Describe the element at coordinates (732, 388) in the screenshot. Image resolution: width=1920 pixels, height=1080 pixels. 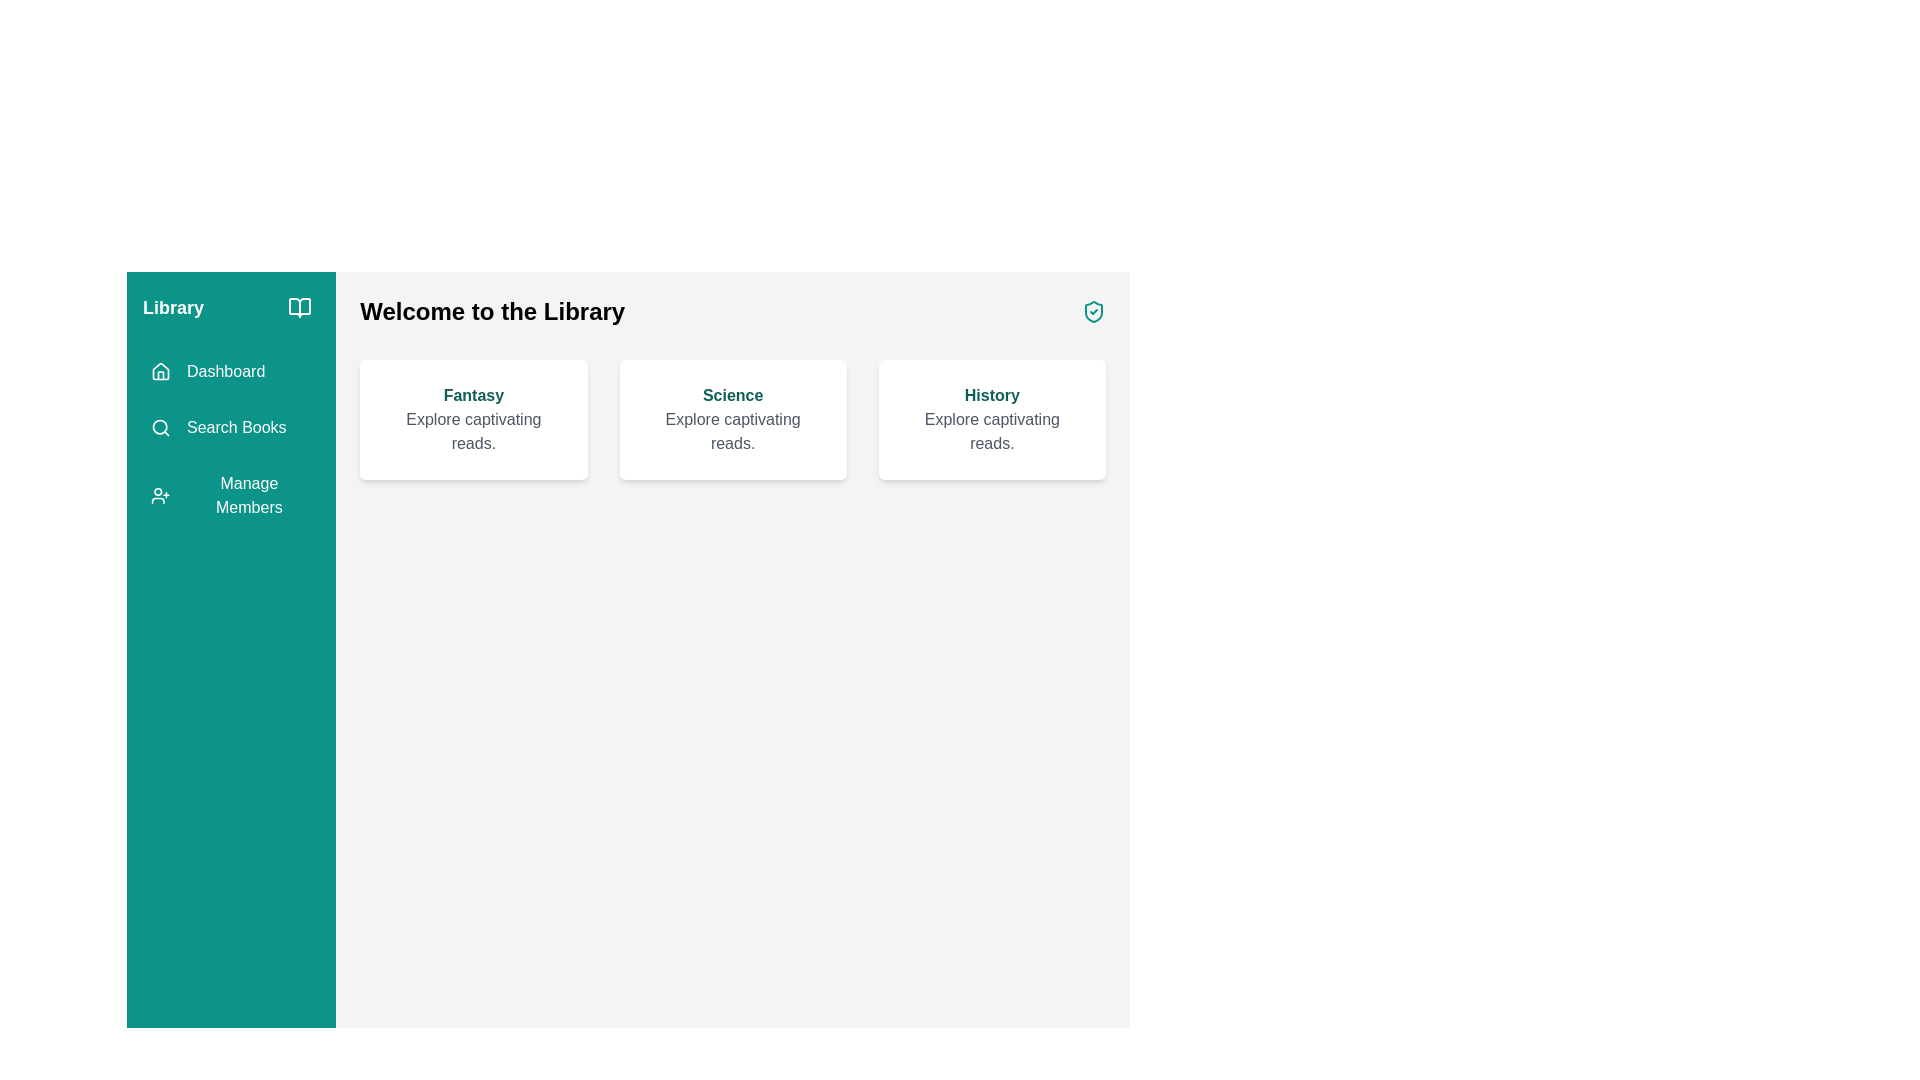
I see `the clickable card titled 'Science'` at that location.